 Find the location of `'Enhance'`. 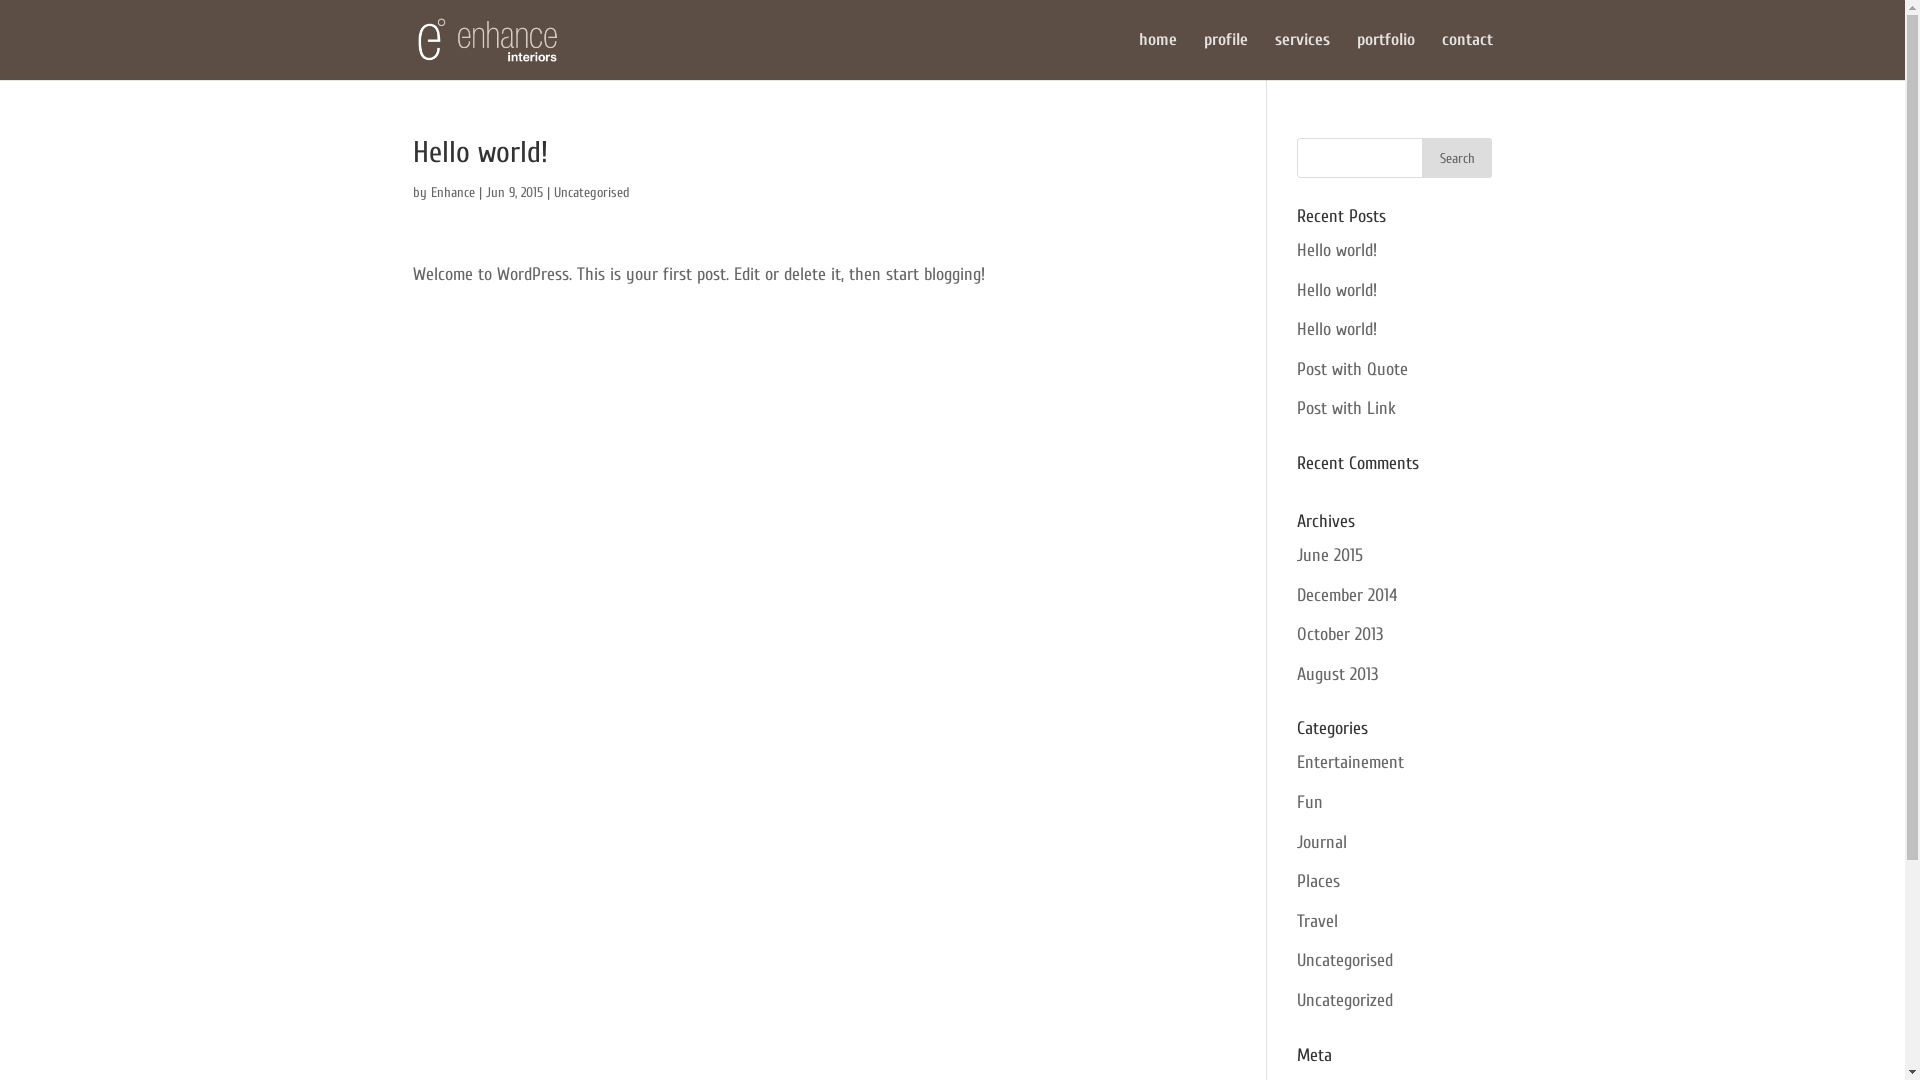

'Enhance' is located at coordinates (429, 192).